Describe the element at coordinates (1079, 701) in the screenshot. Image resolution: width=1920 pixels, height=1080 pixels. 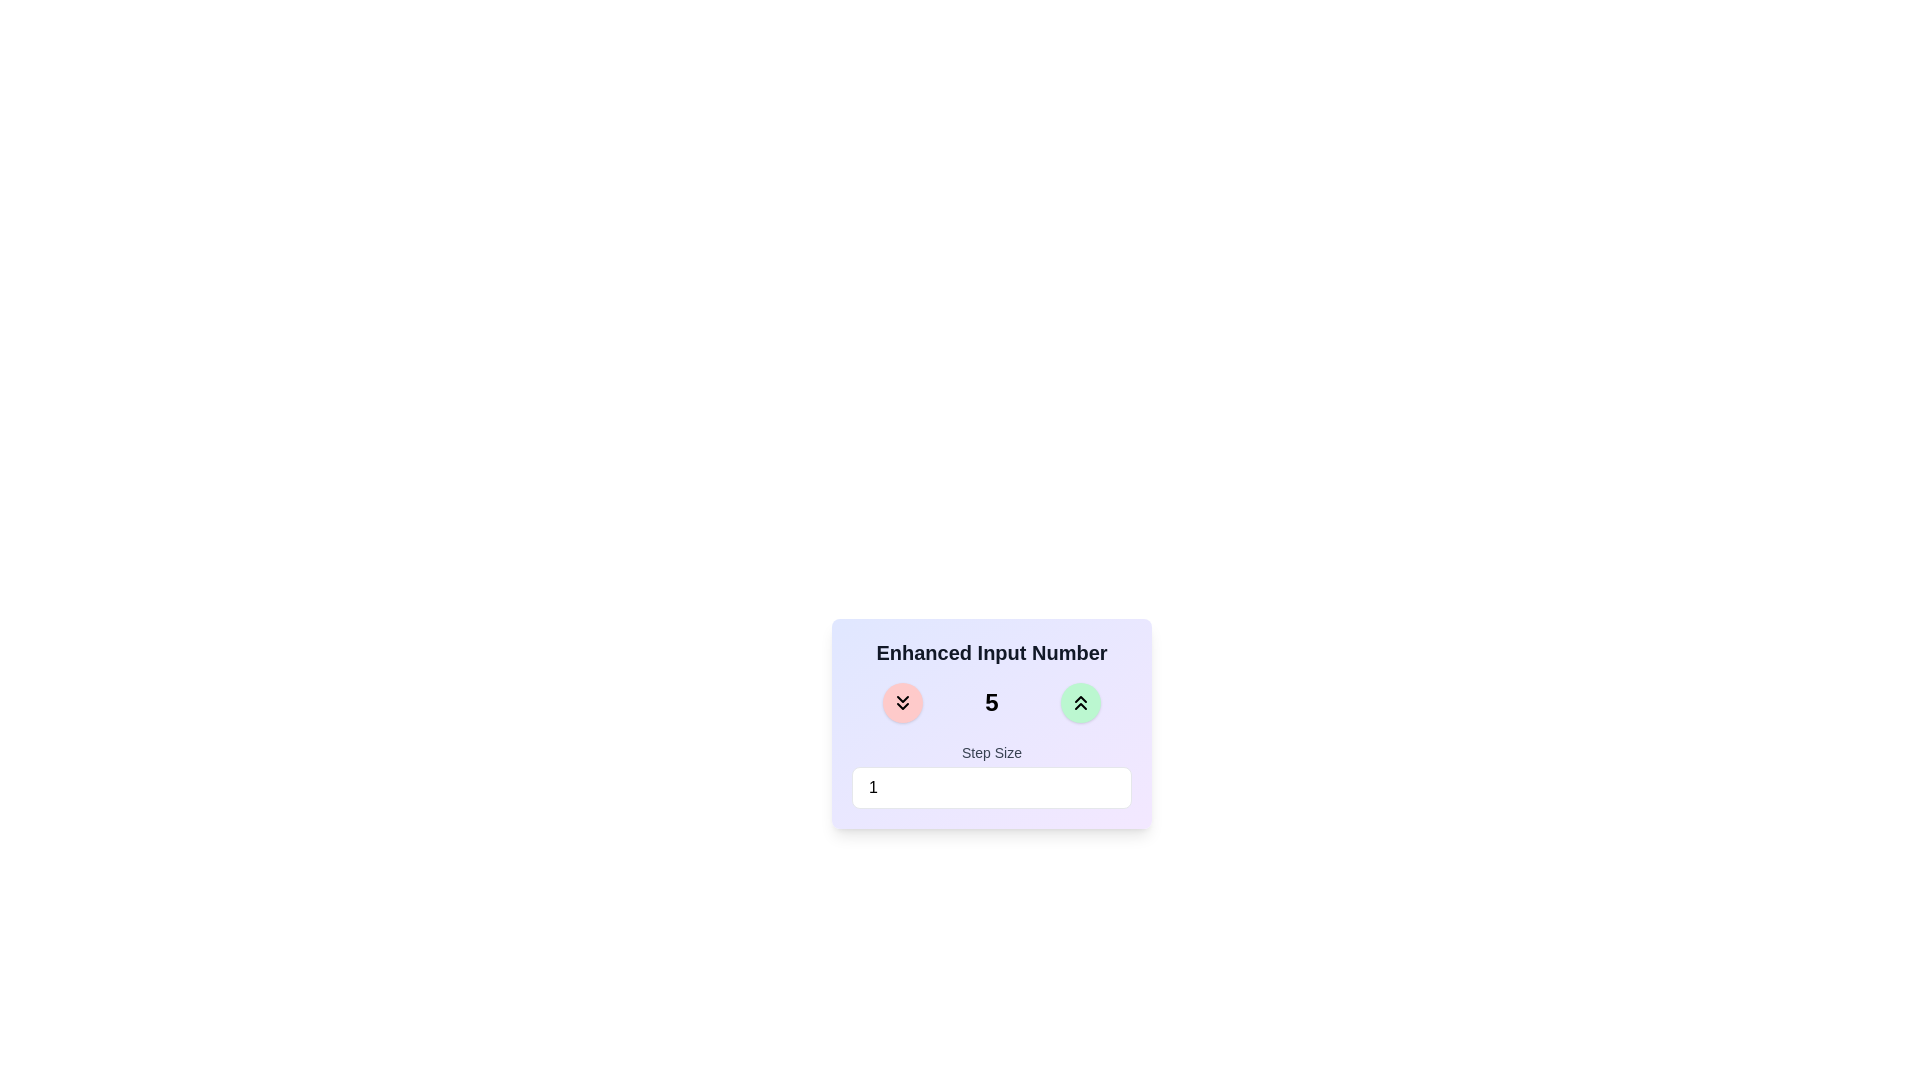
I see `the circular green button with a double upward chevron icon to increment the displayed numeric value` at that location.